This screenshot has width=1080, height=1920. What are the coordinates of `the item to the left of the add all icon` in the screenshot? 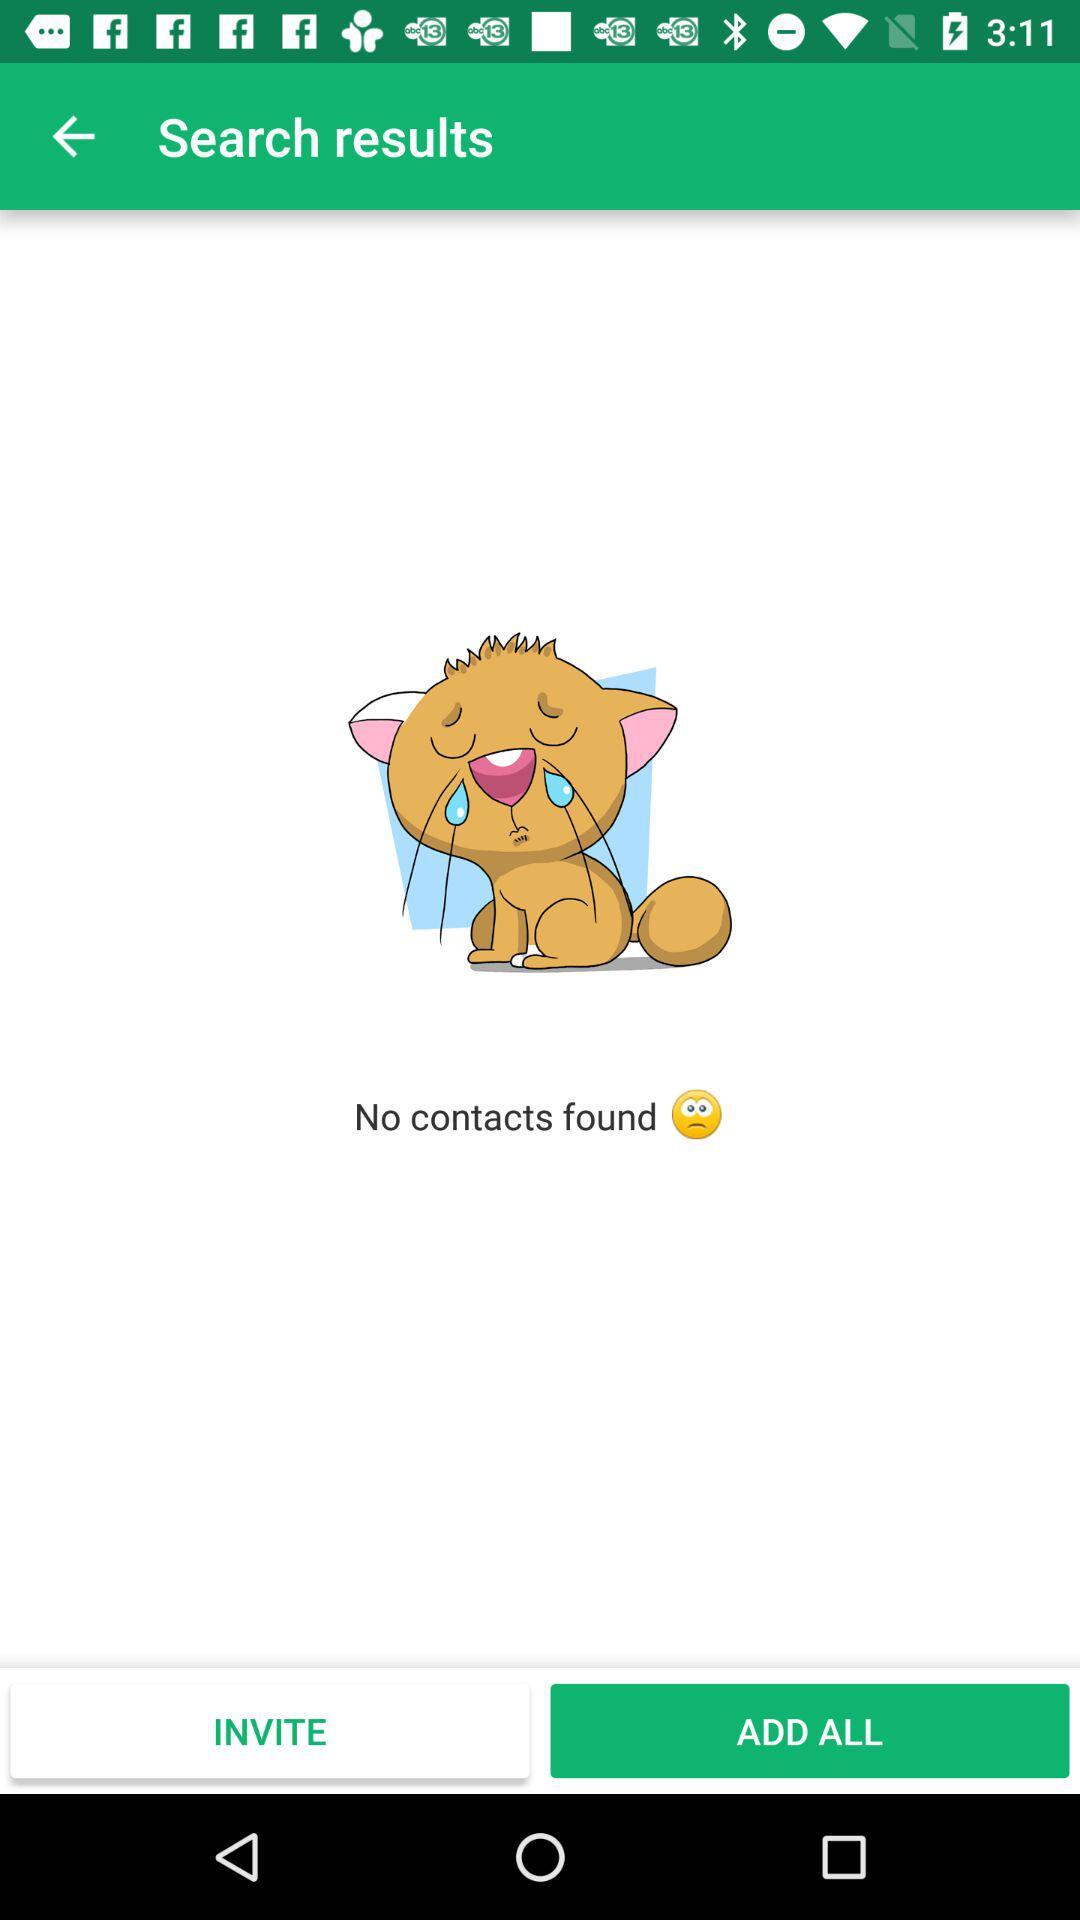 It's located at (270, 1730).